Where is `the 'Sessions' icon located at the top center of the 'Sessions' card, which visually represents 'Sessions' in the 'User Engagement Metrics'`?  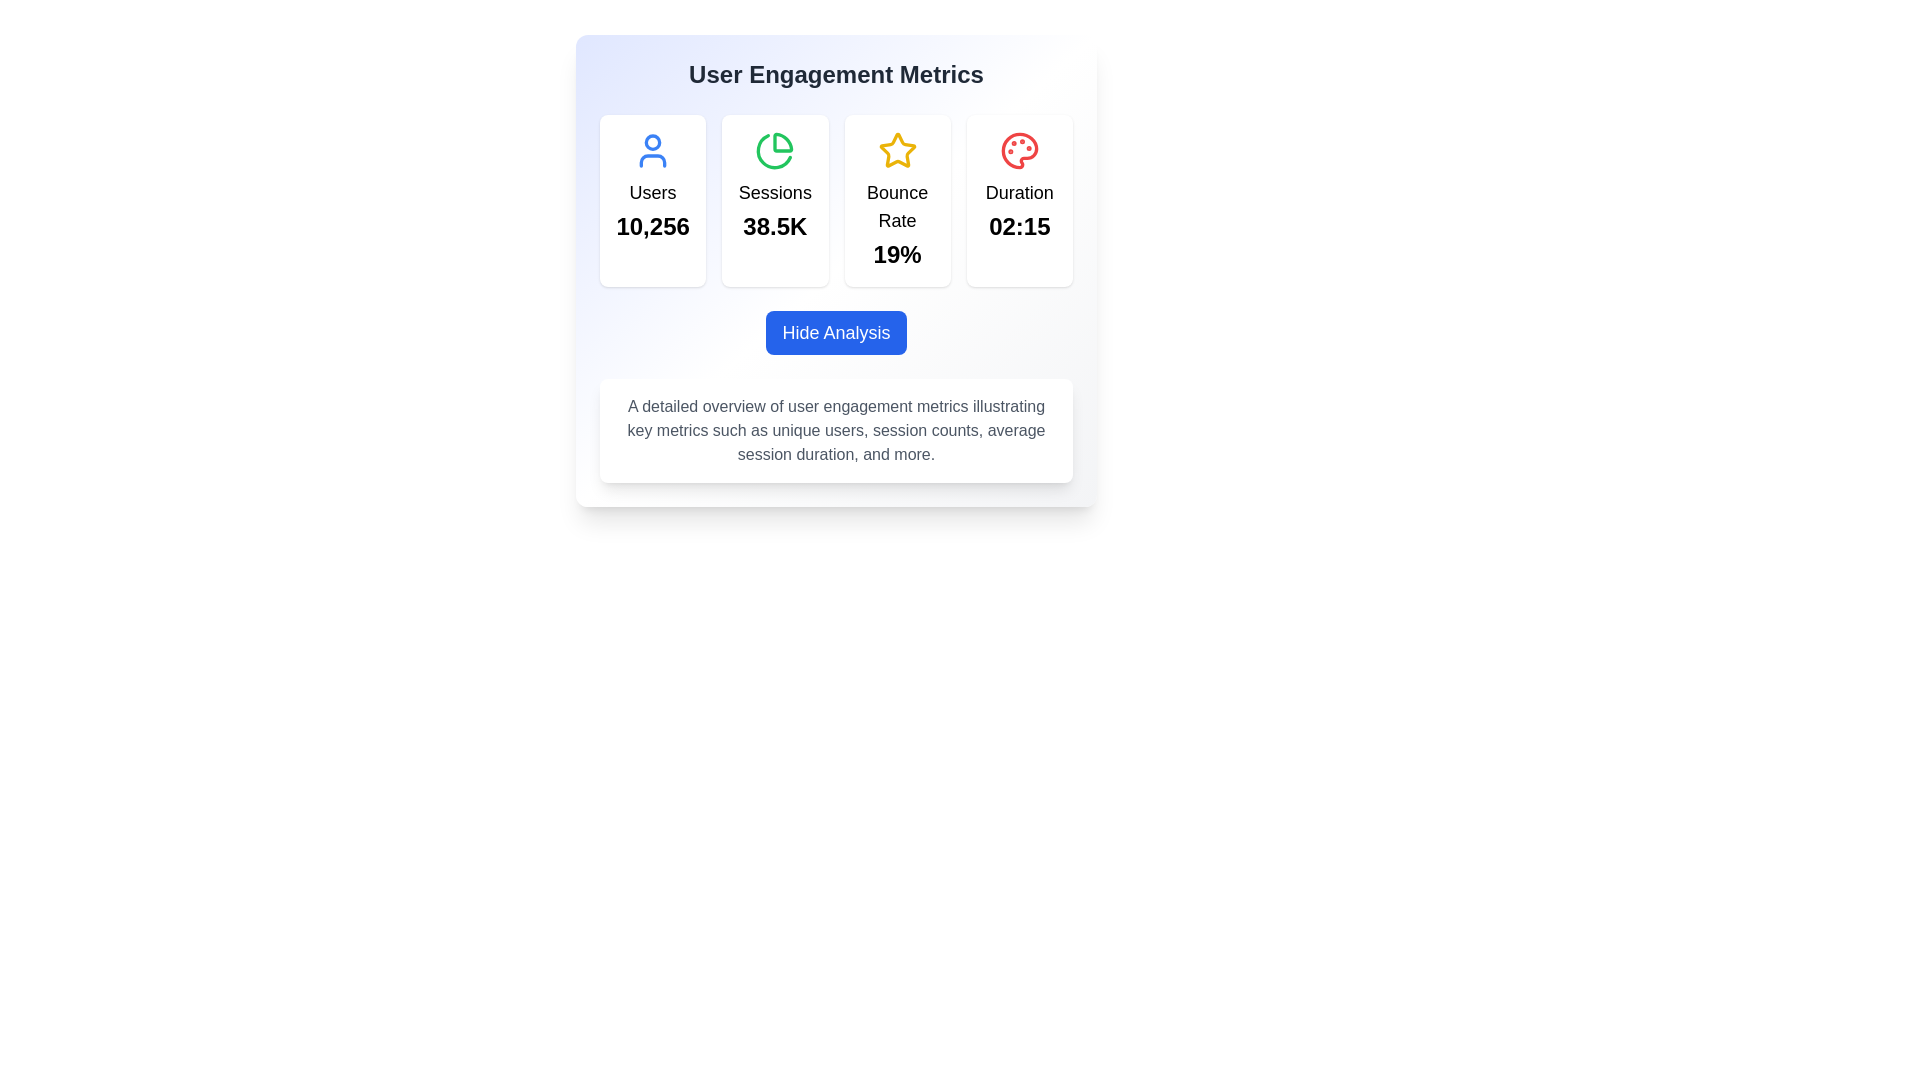
the 'Sessions' icon located at the top center of the 'Sessions' card, which visually represents 'Sessions' in the 'User Engagement Metrics' is located at coordinates (774, 149).